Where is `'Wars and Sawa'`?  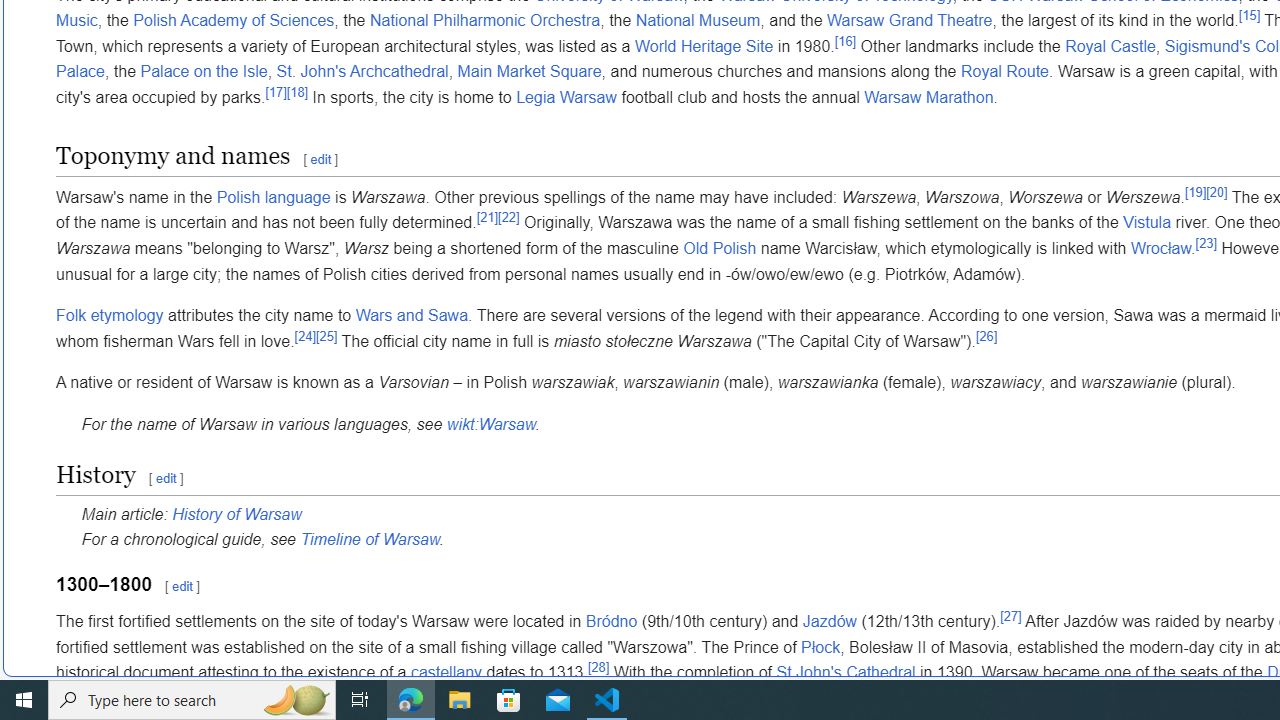
'Wars and Sawa' is located at coordinates (410, 315).